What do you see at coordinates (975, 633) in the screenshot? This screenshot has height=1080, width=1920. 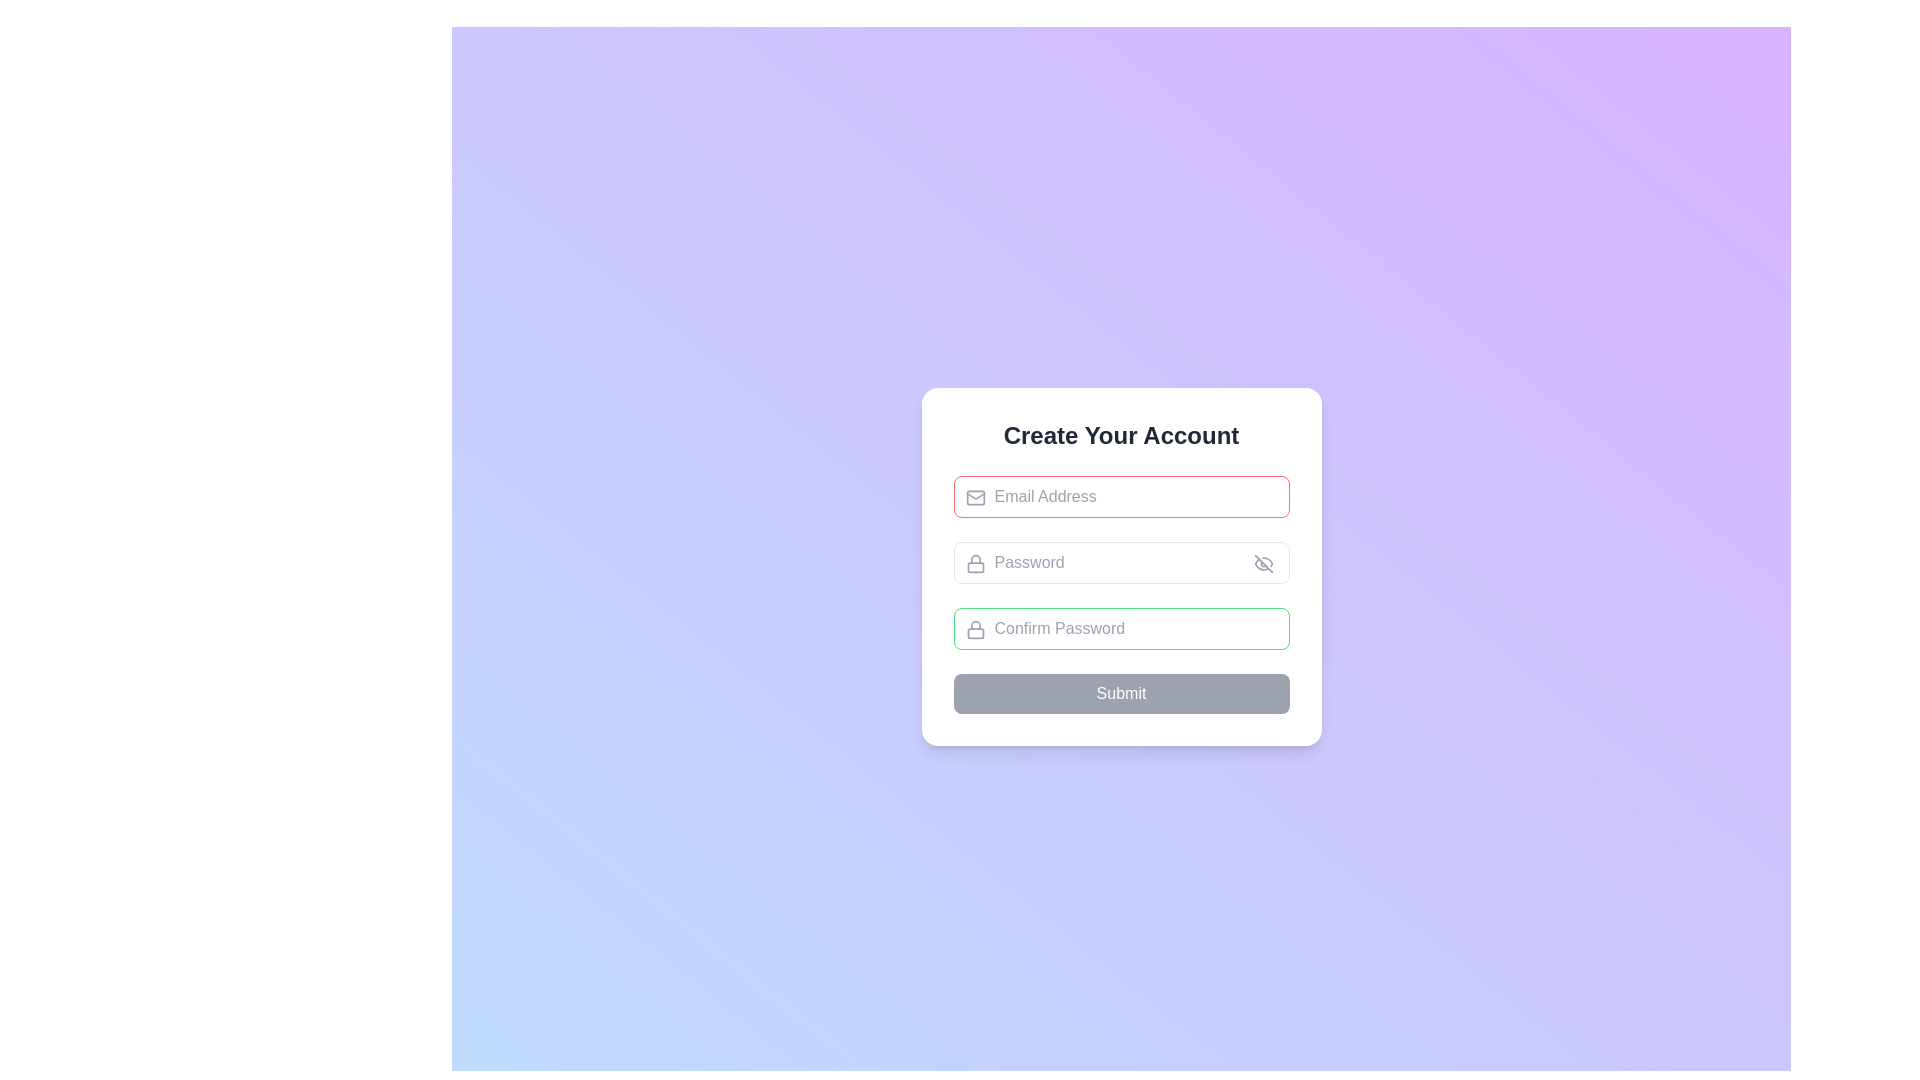 I see `the bottom rectangular section of the padlock icon within the 'Confirm Password' input field, which symbolizes security and serves a decorative purpose` at bounding box center [975, 633].